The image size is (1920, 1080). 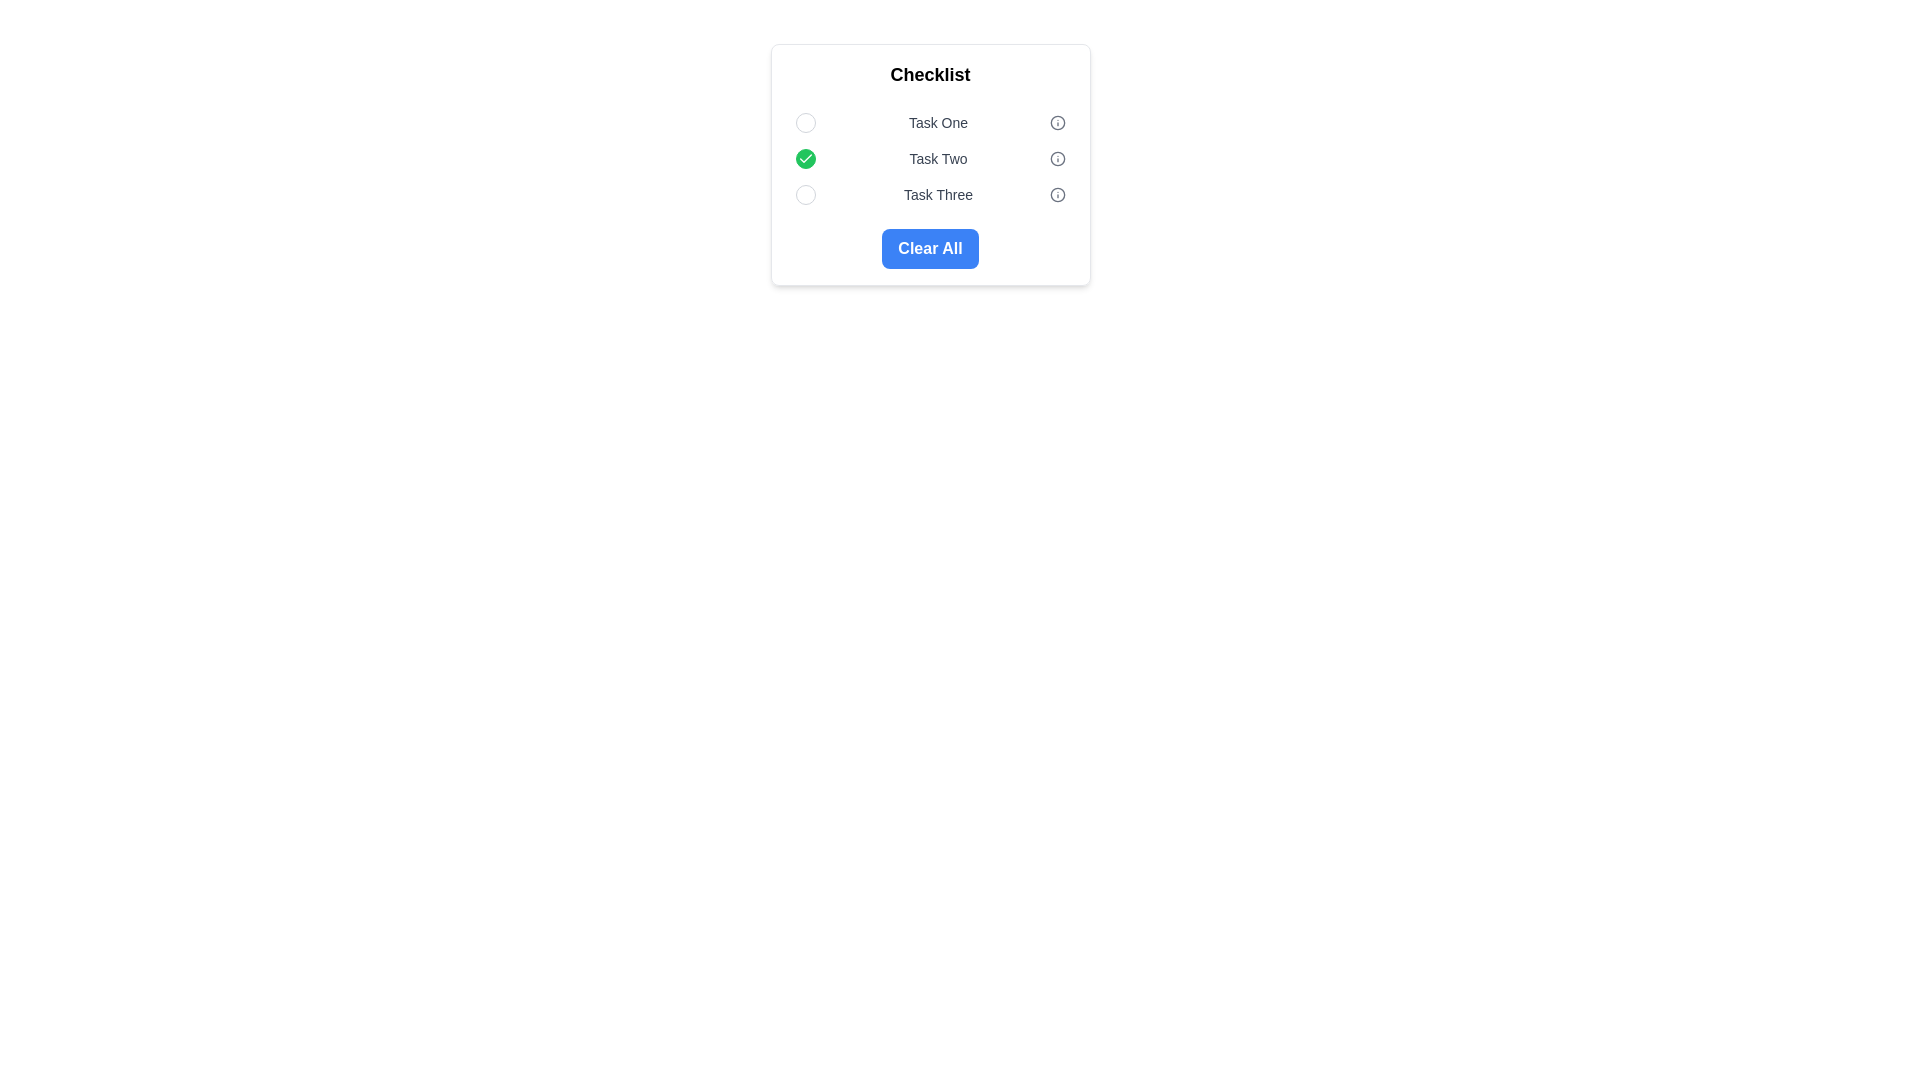 What do you see at coordinates (1056, 157) in the screenshot?
I see `the outermost SVG circle component of the informational icon located in the rightmost area of the second line related to 'Task Two' in the checklist` at bounding box center [1056, 157].